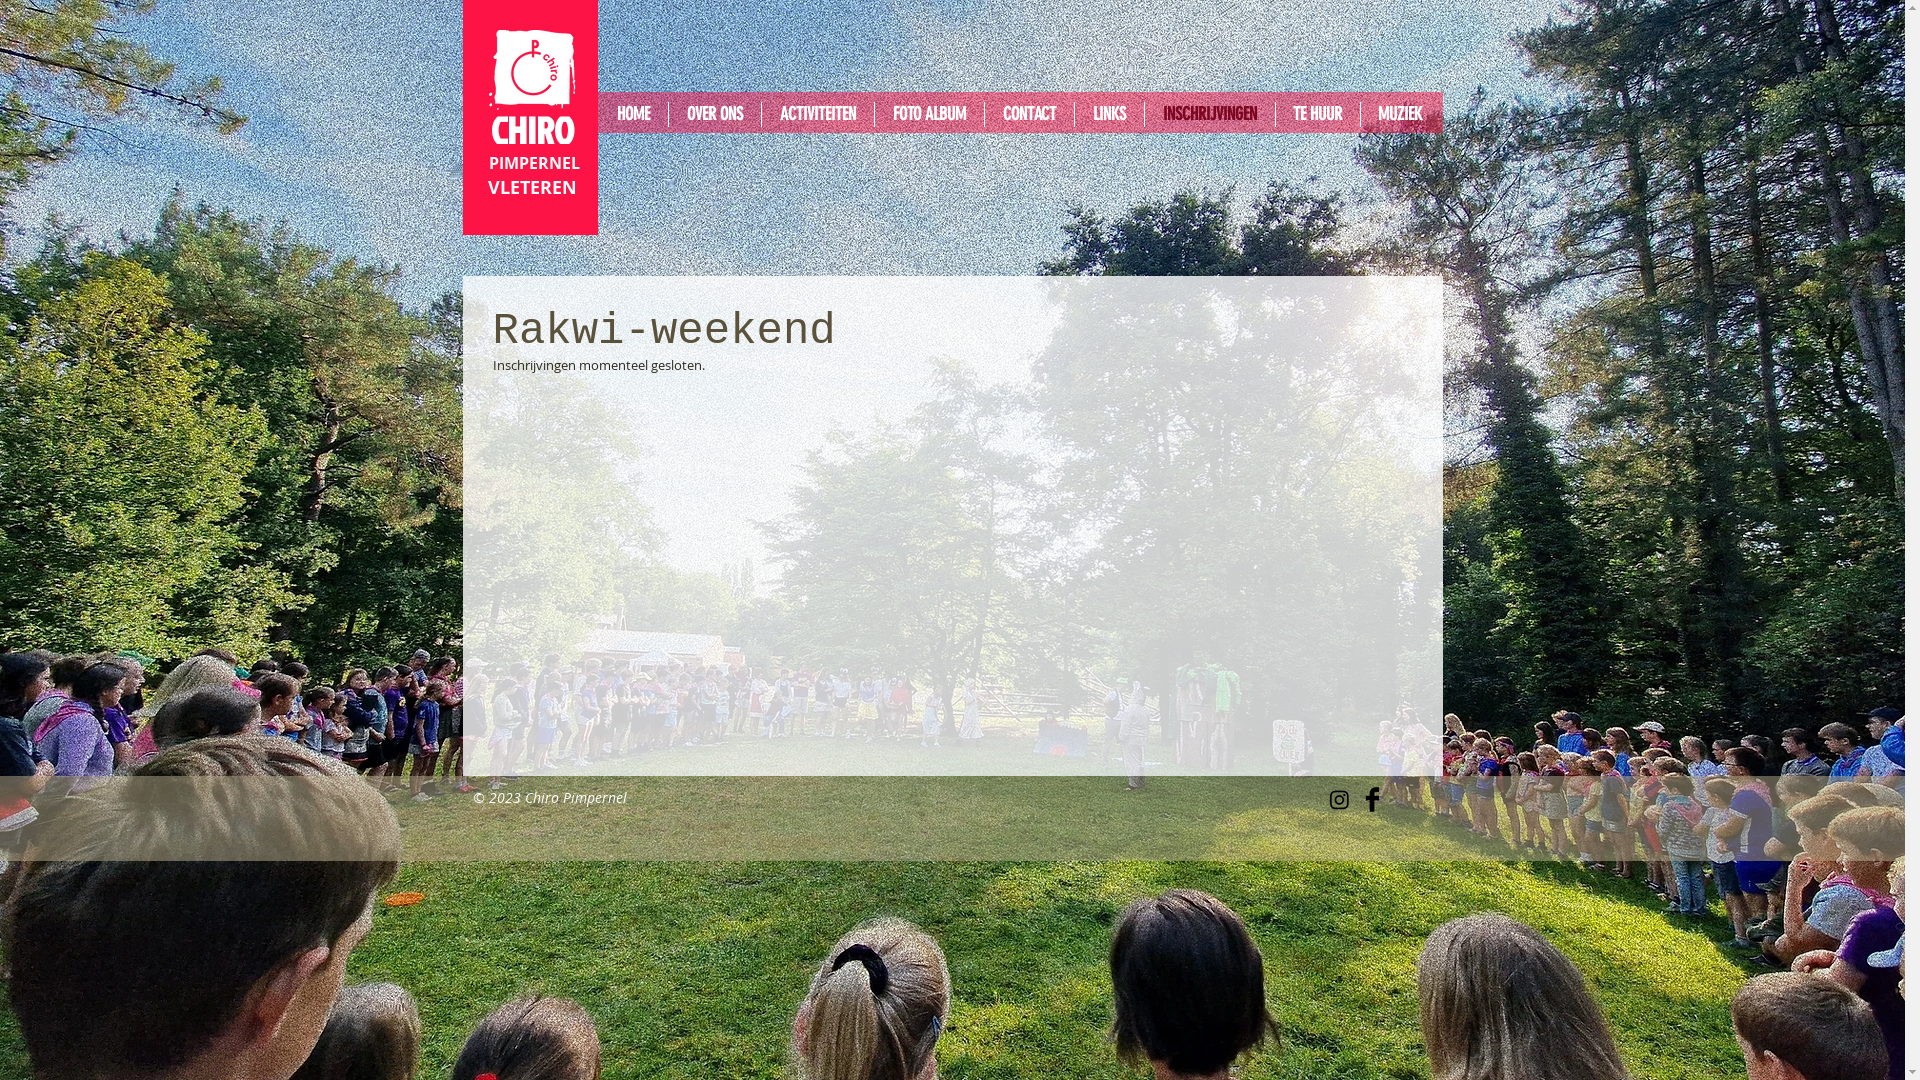 This screenshot has height=1080, width=1920. What do you see at coordinates (631, 114) in the screenshot?
I see `'HOME'` at bounding box center [631, 114].